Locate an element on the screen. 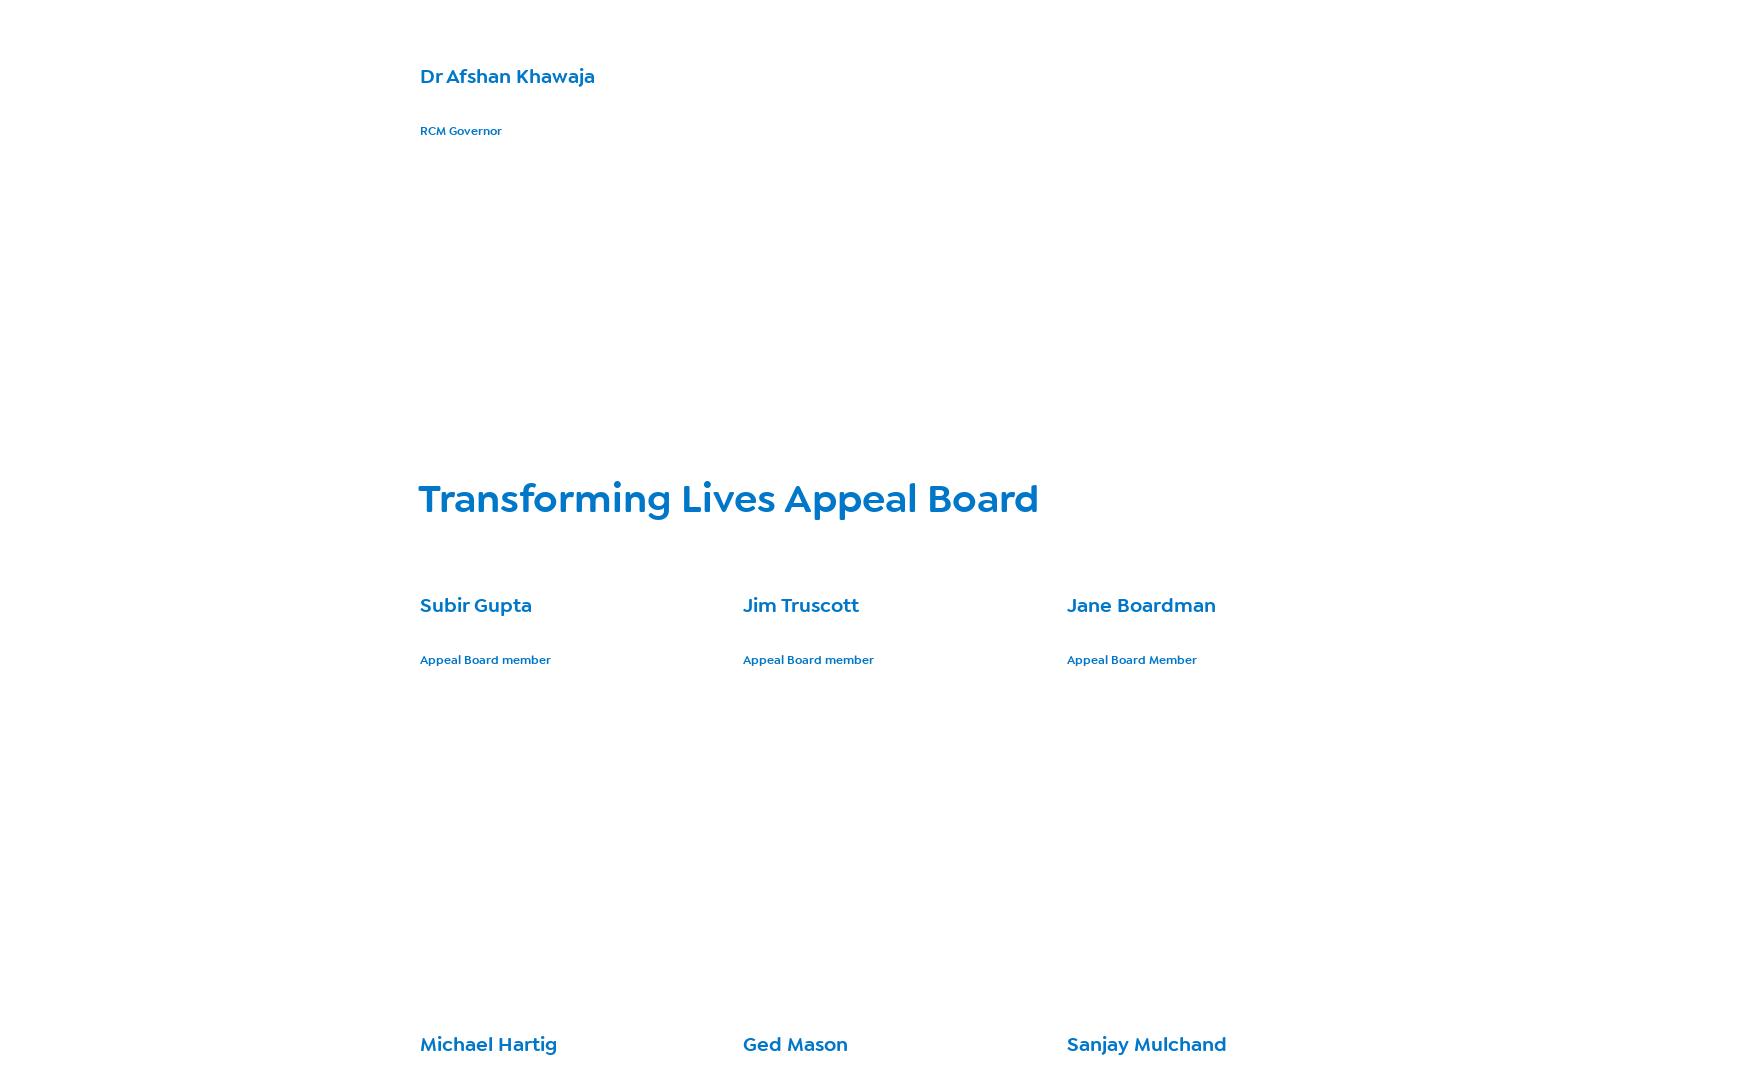 The height and width of the screenshot is (1076, 1750). 'Dr Afshan Khawaja' is located at coordinates (506, 76).